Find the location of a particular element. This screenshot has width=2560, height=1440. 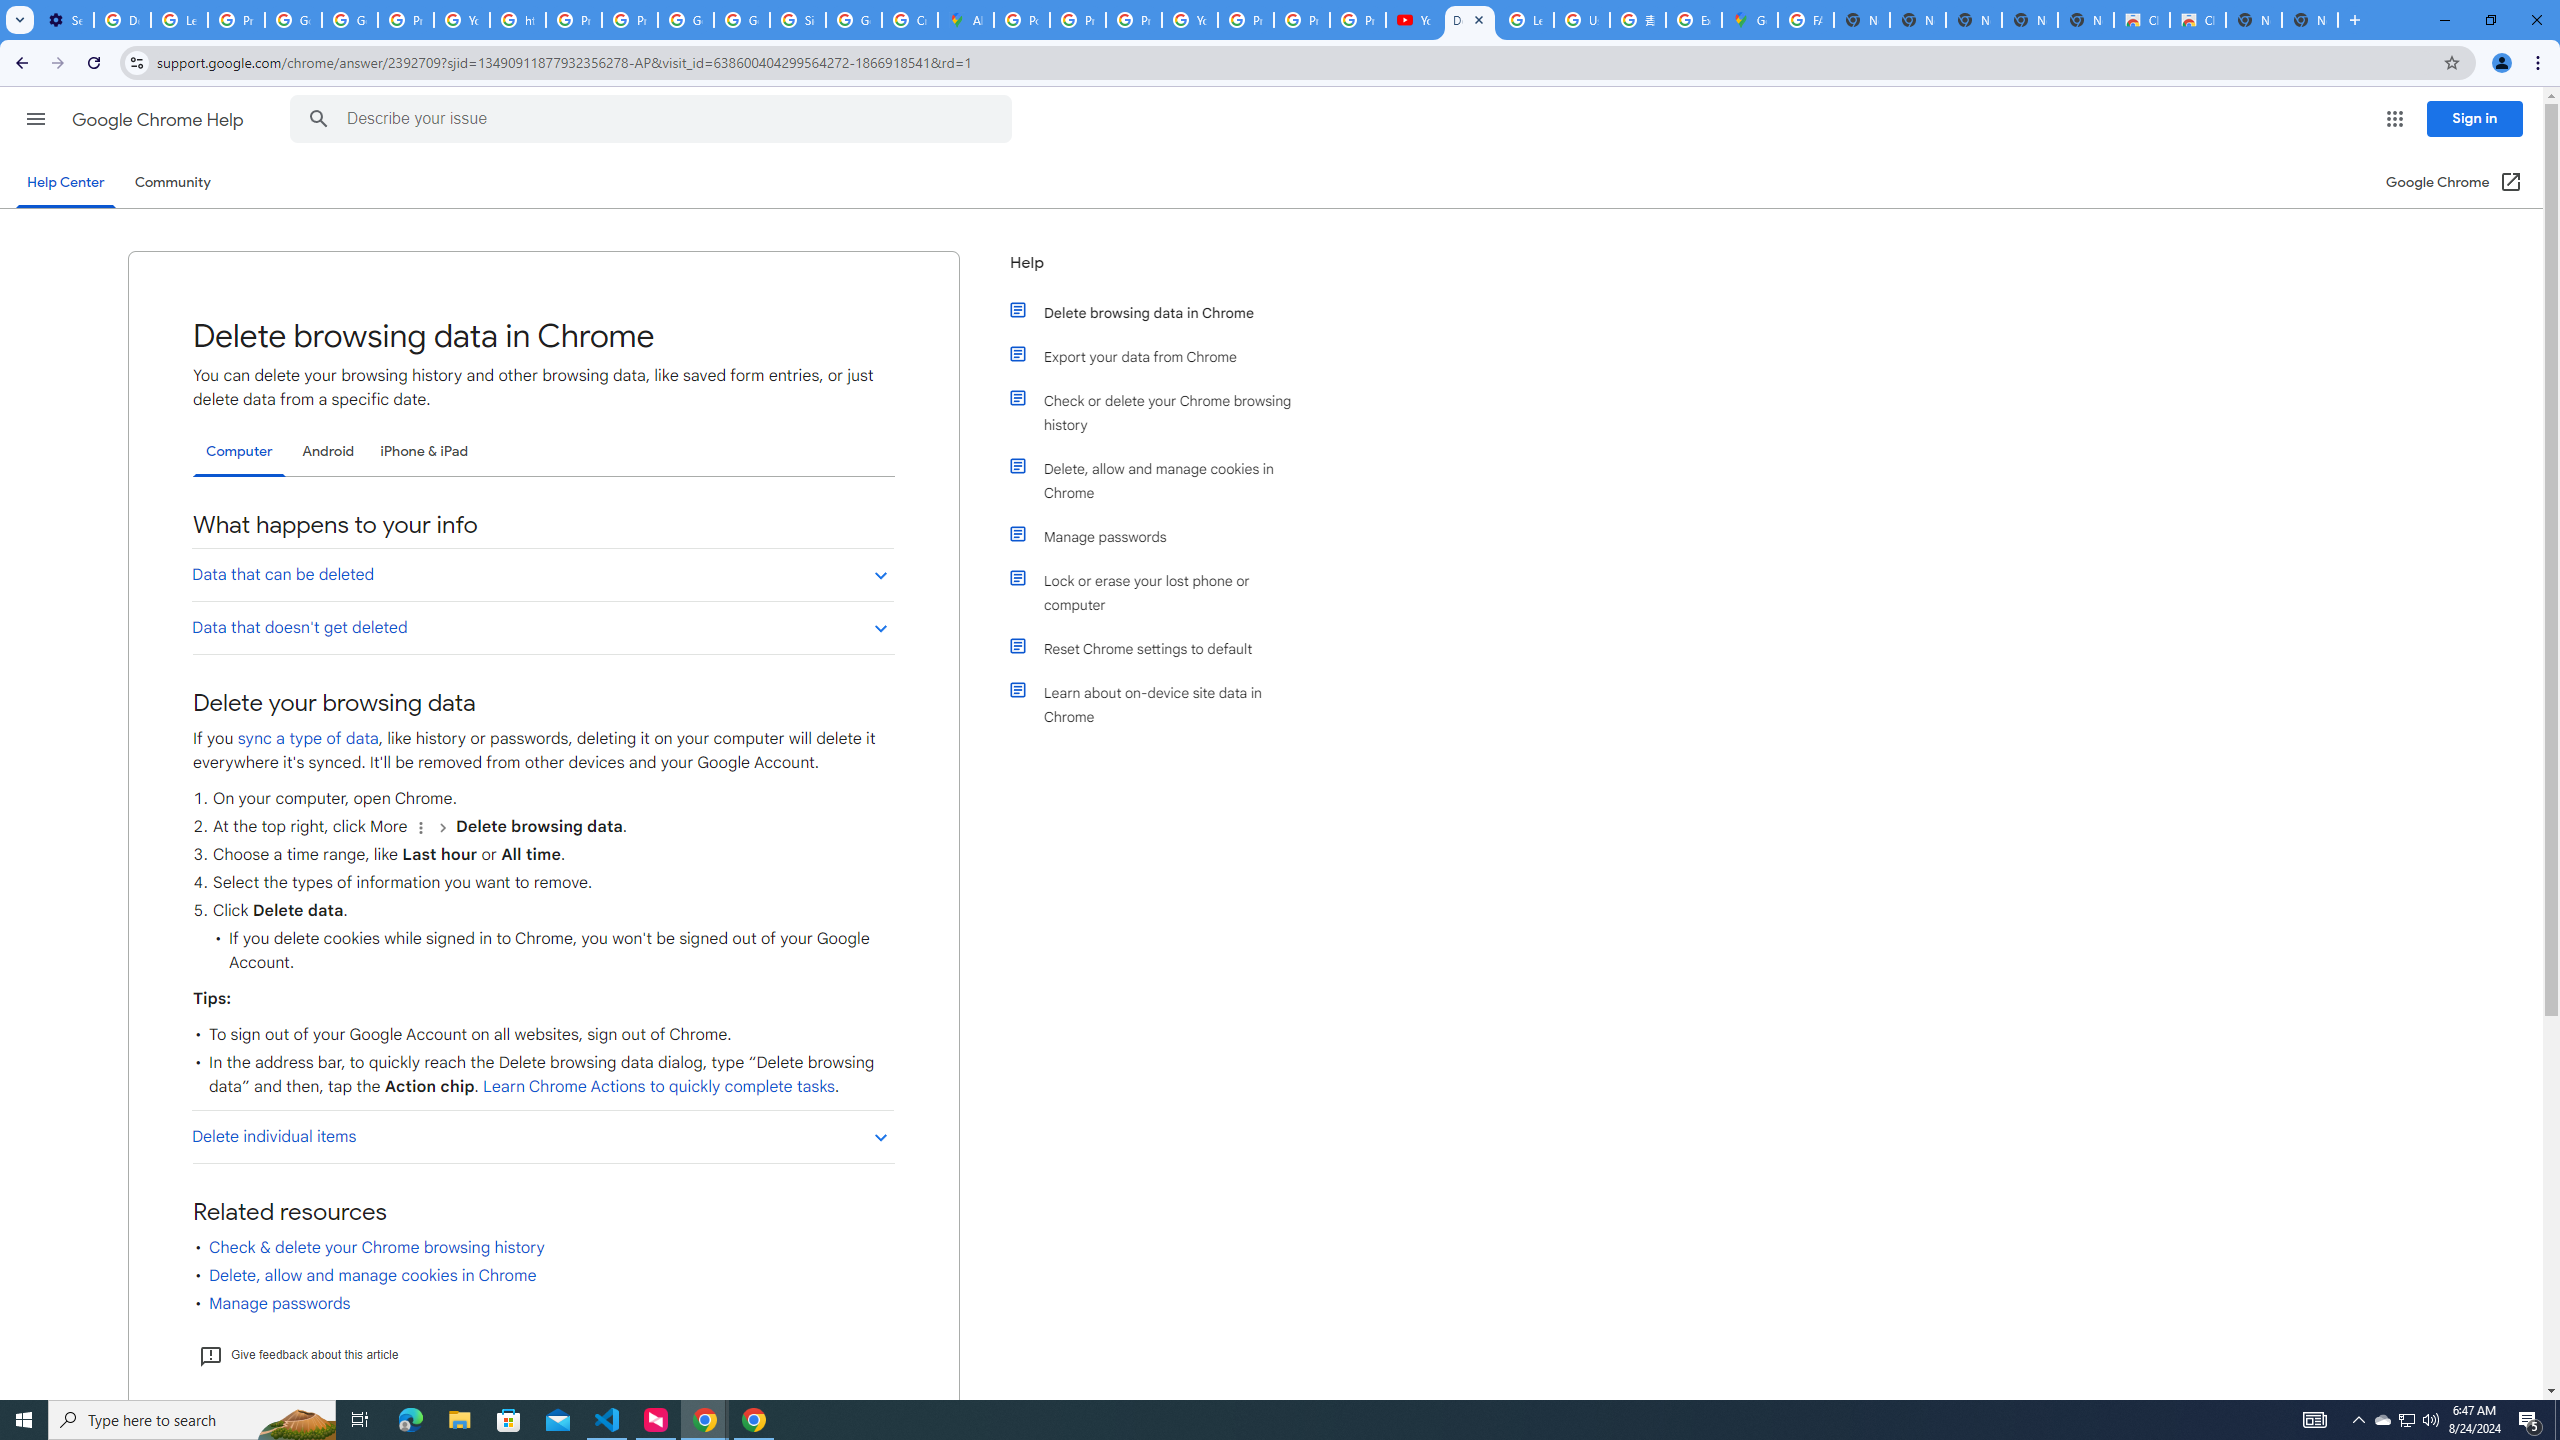

'Classic Blue - Chrome Web Store' is located at coordinates (2140, 19).